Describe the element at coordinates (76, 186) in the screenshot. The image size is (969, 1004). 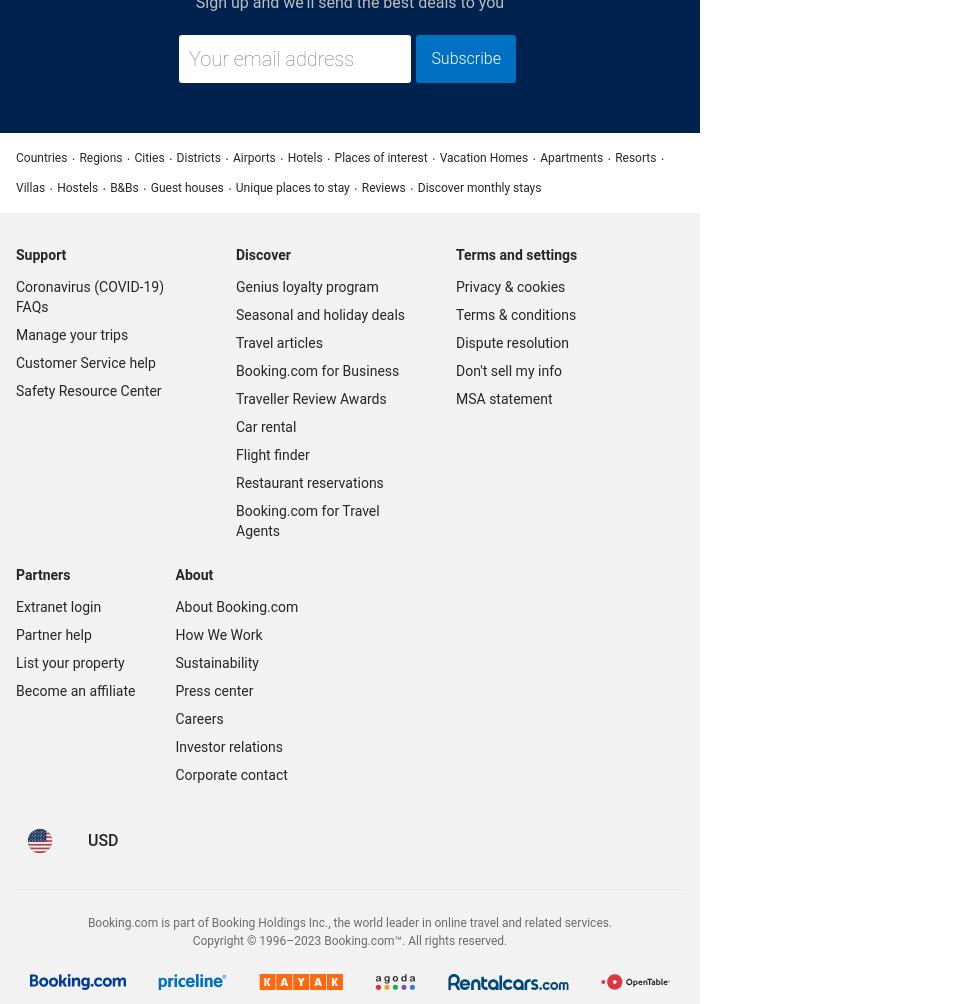
I see `'Hostels'` at that location.